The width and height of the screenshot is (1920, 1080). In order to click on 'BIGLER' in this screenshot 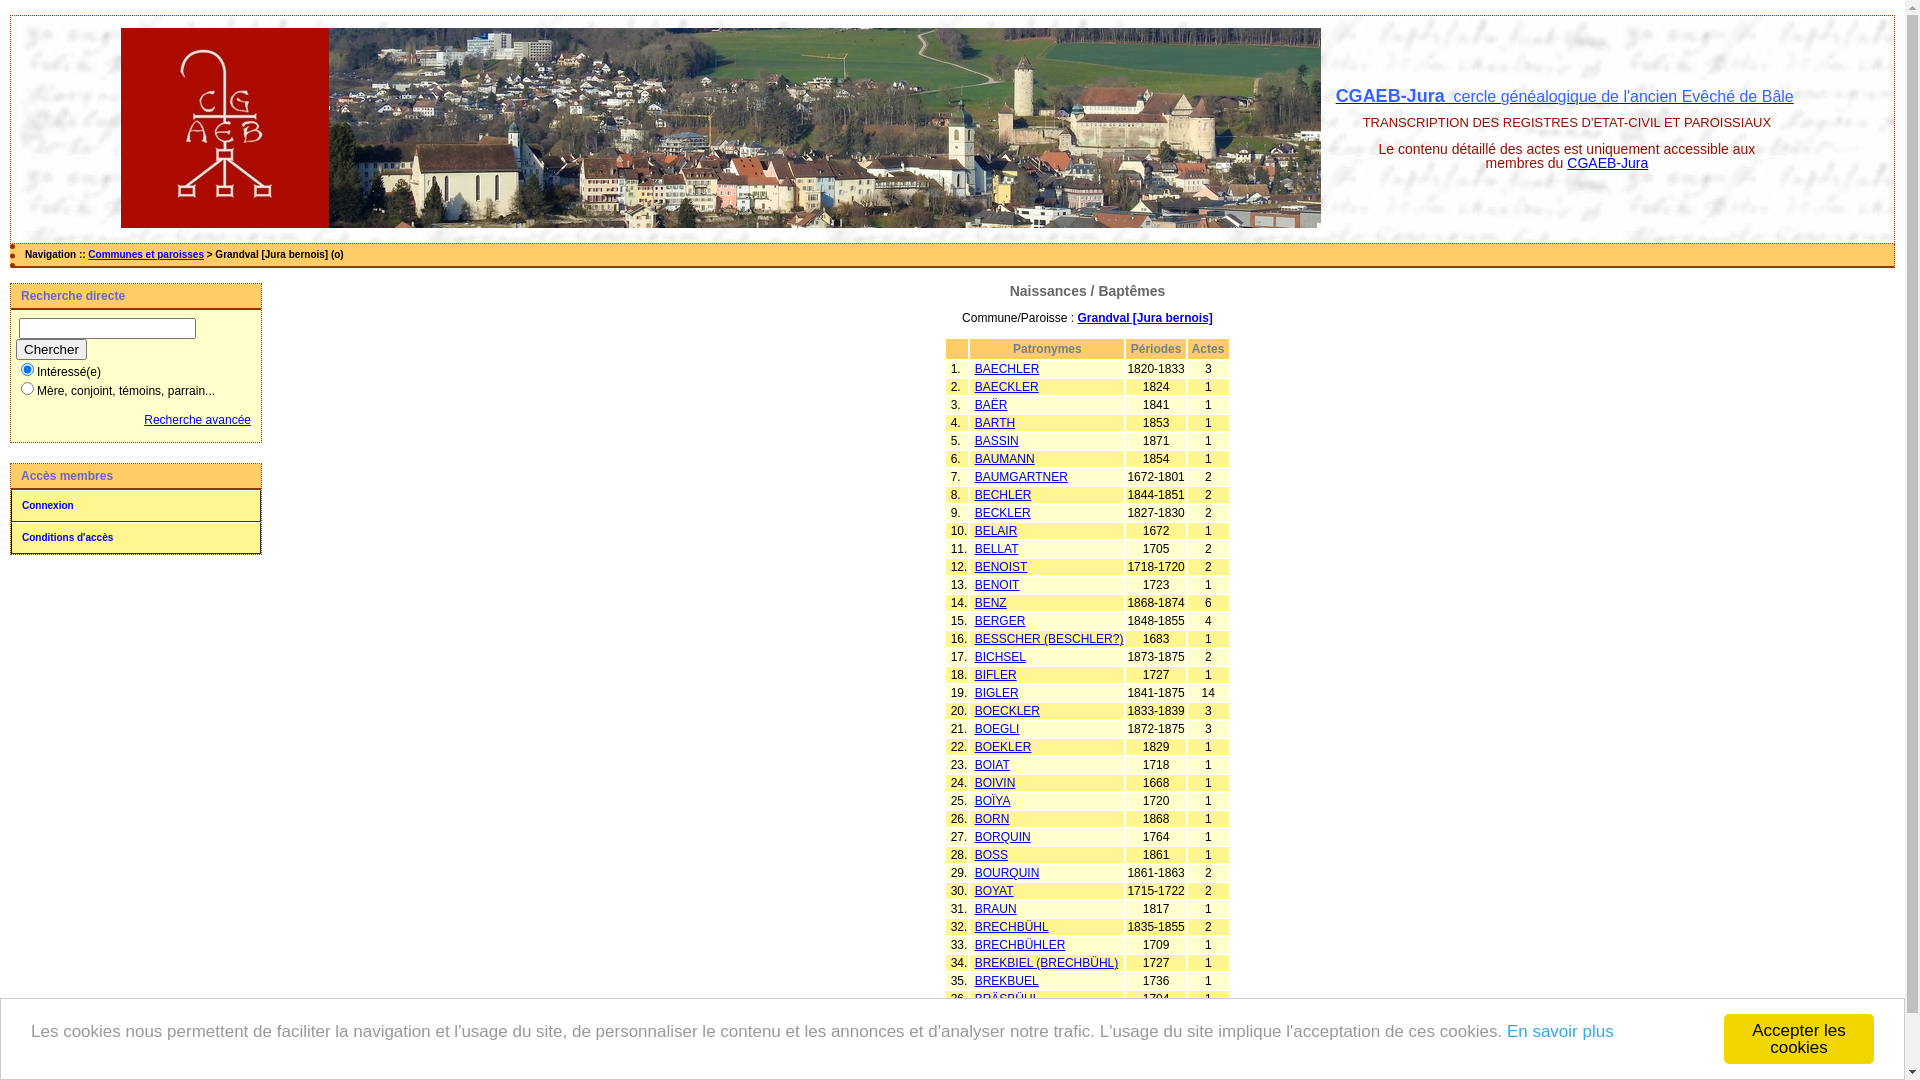, I will do `click(997, 692)`.